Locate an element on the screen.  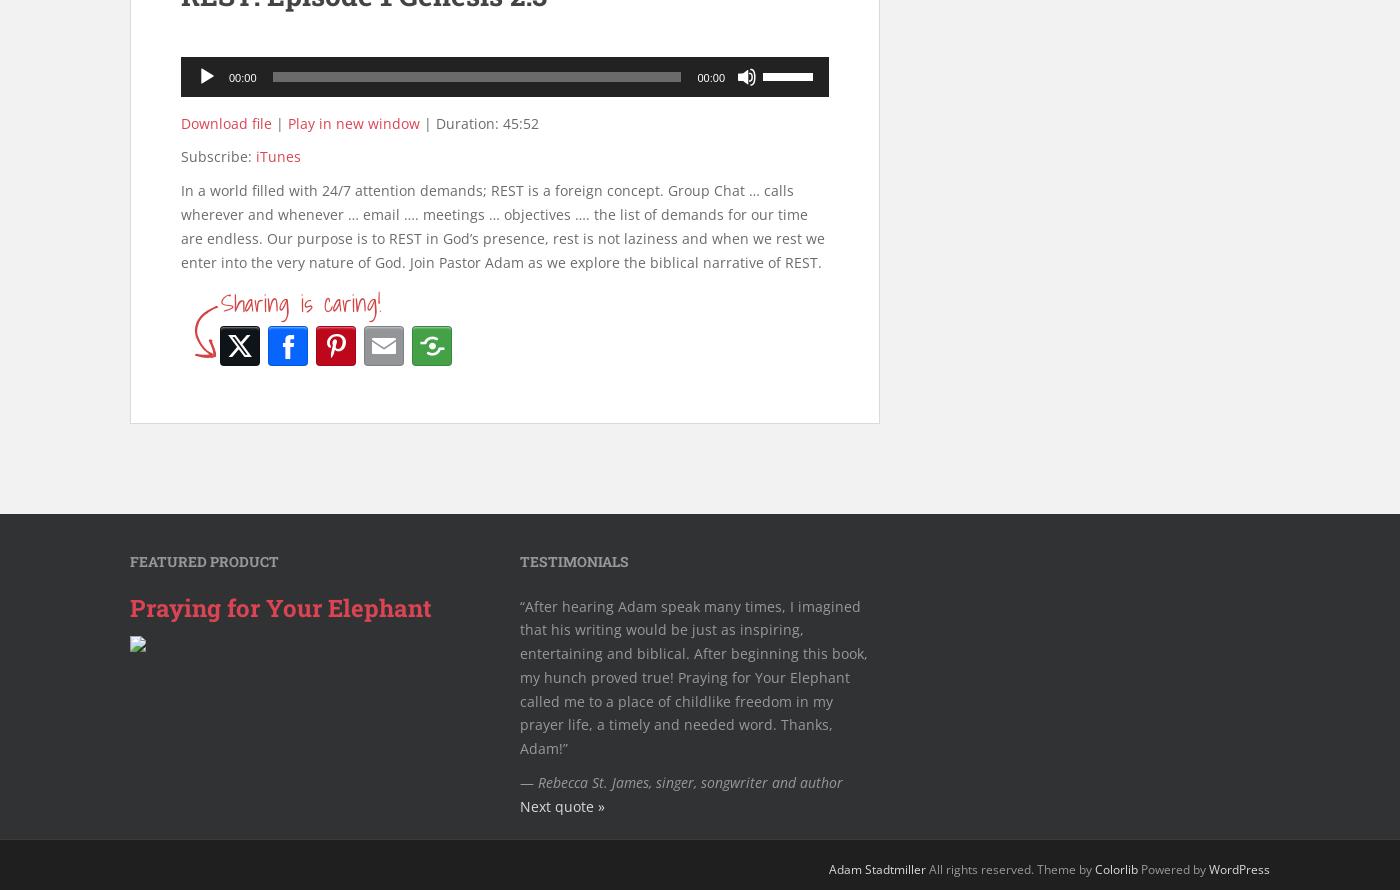
'Subscribe:' is located at coordinates (218, 156).